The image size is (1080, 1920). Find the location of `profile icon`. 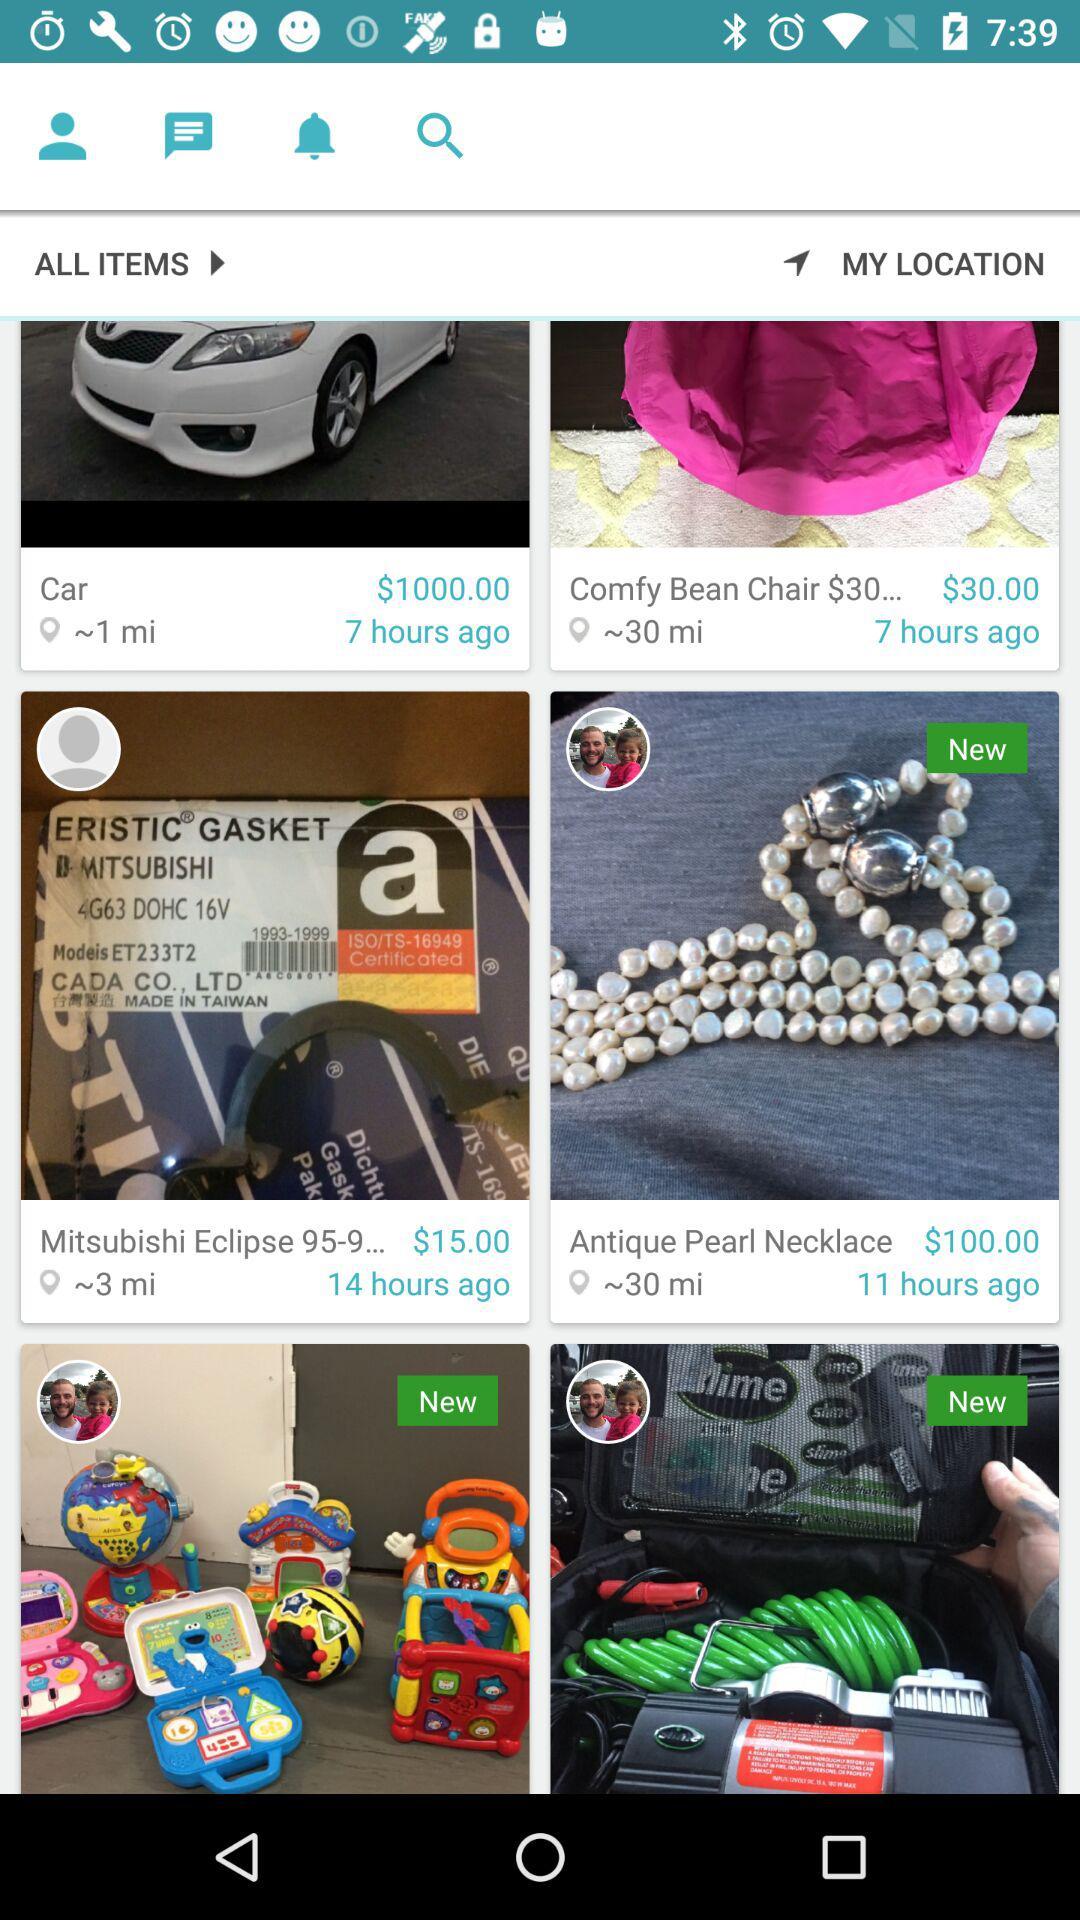

profile icon is located at coordinates (607, 748).